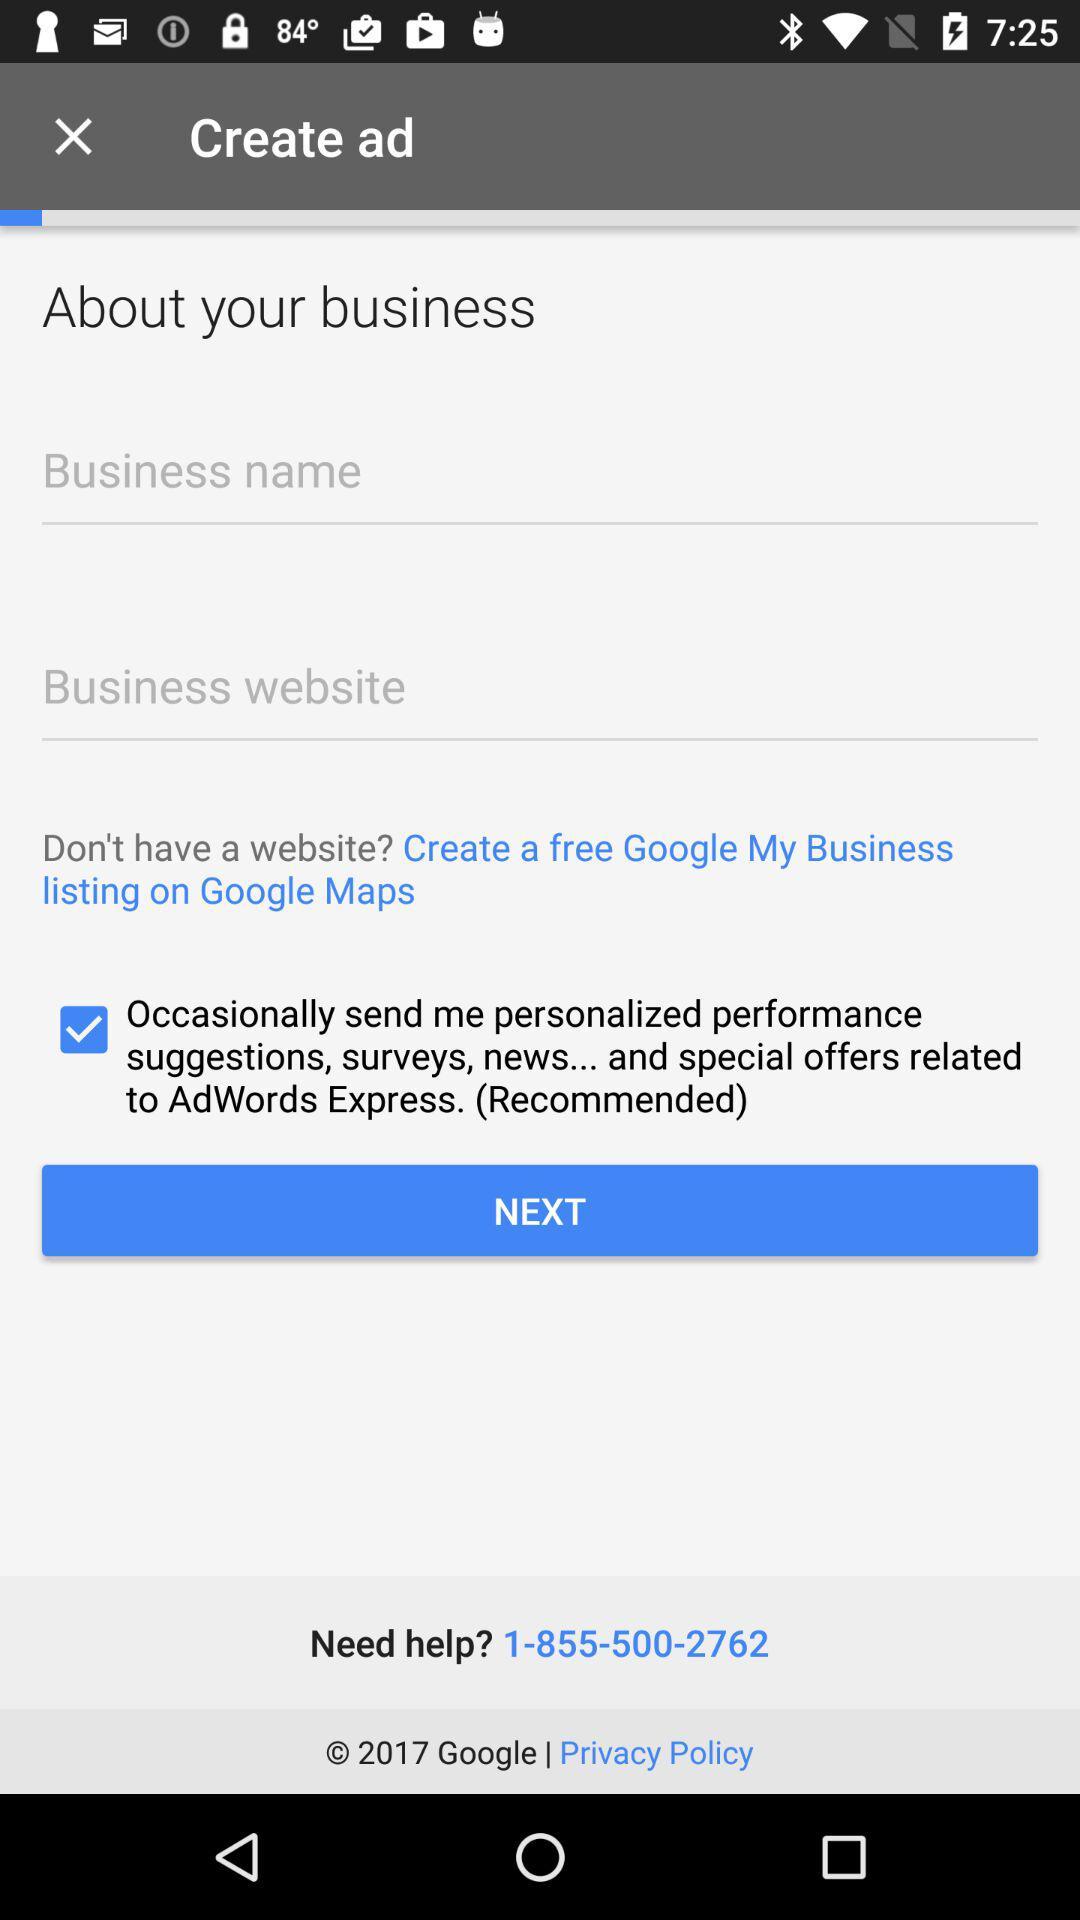  What do you see at coordinates (540, 868) in the screenshot?
I see `item above the occasionally send me item` at bounding box center [540, 868].